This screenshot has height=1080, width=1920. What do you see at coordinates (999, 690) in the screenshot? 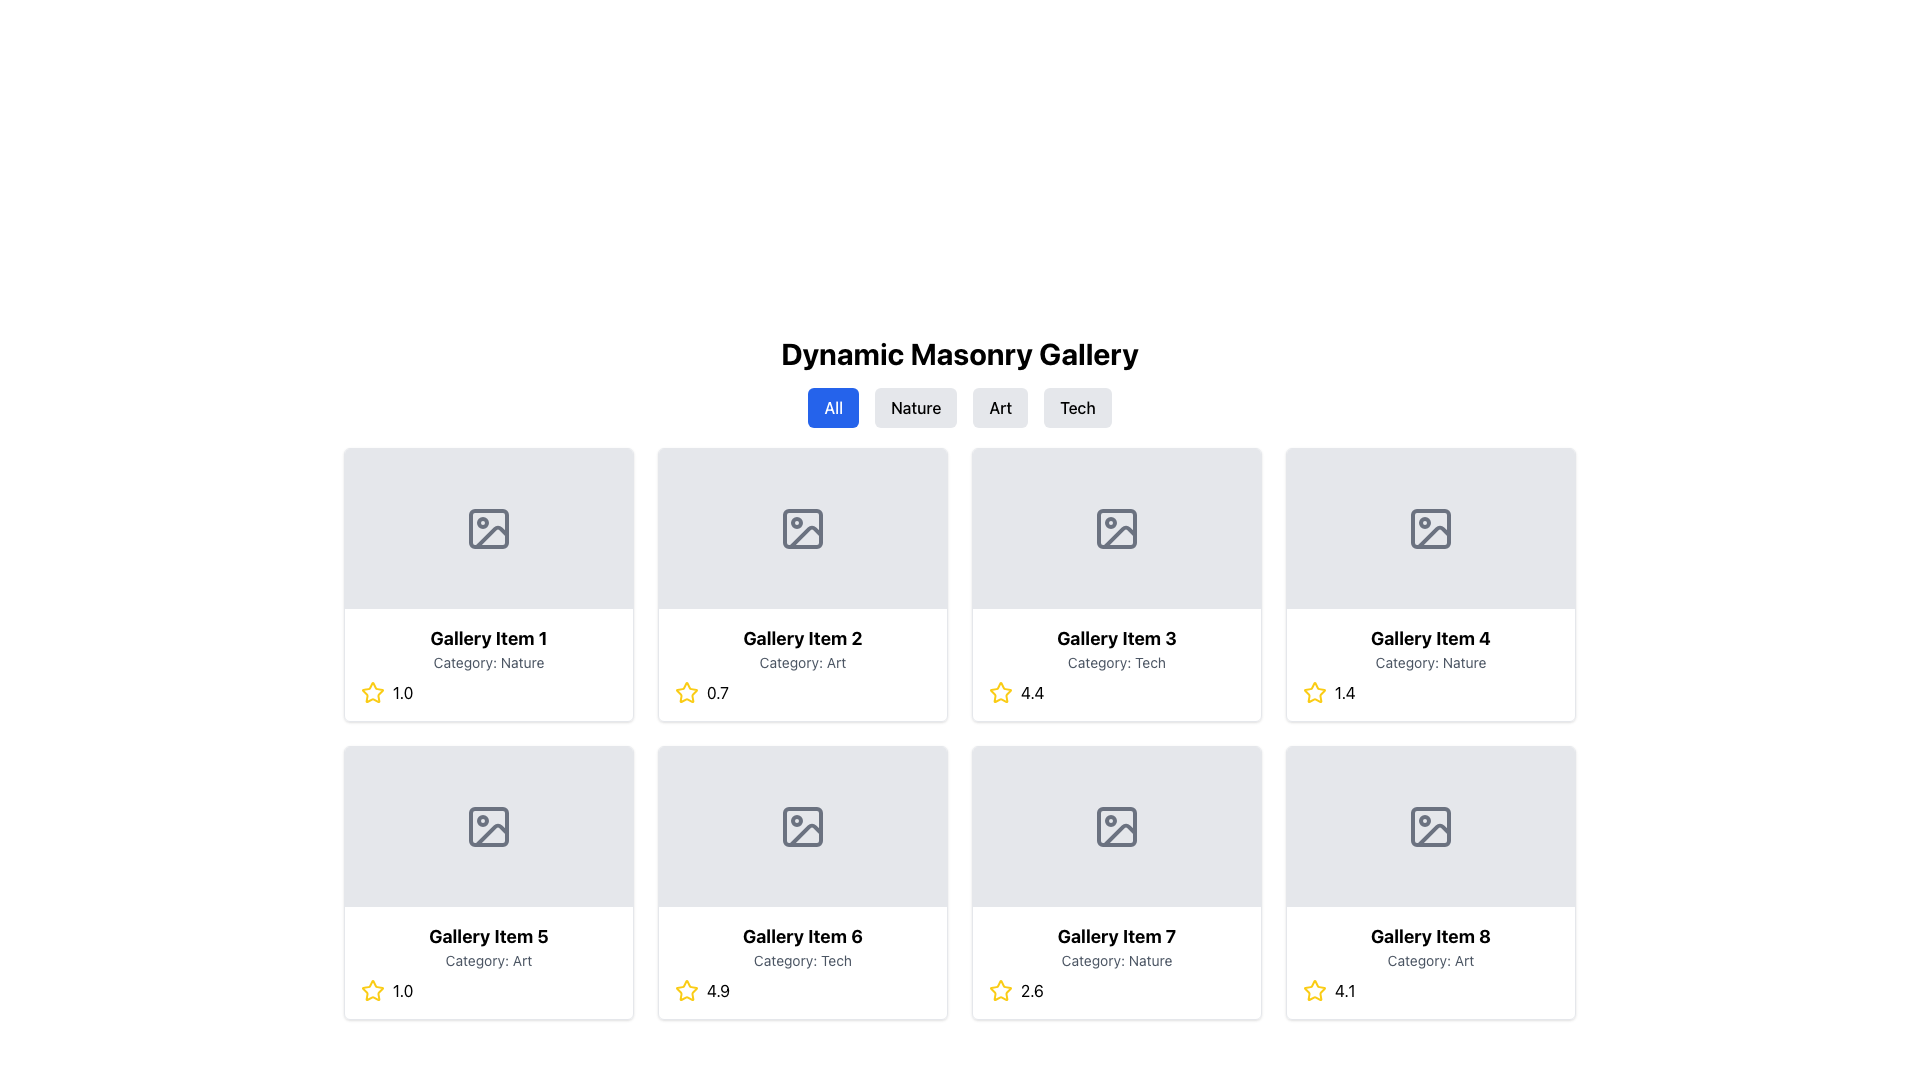
I see `the star icon representing the rating for 'Gallery Item 3' located in the second row and third column of the gallery layout` at bounding box center [999, 690].